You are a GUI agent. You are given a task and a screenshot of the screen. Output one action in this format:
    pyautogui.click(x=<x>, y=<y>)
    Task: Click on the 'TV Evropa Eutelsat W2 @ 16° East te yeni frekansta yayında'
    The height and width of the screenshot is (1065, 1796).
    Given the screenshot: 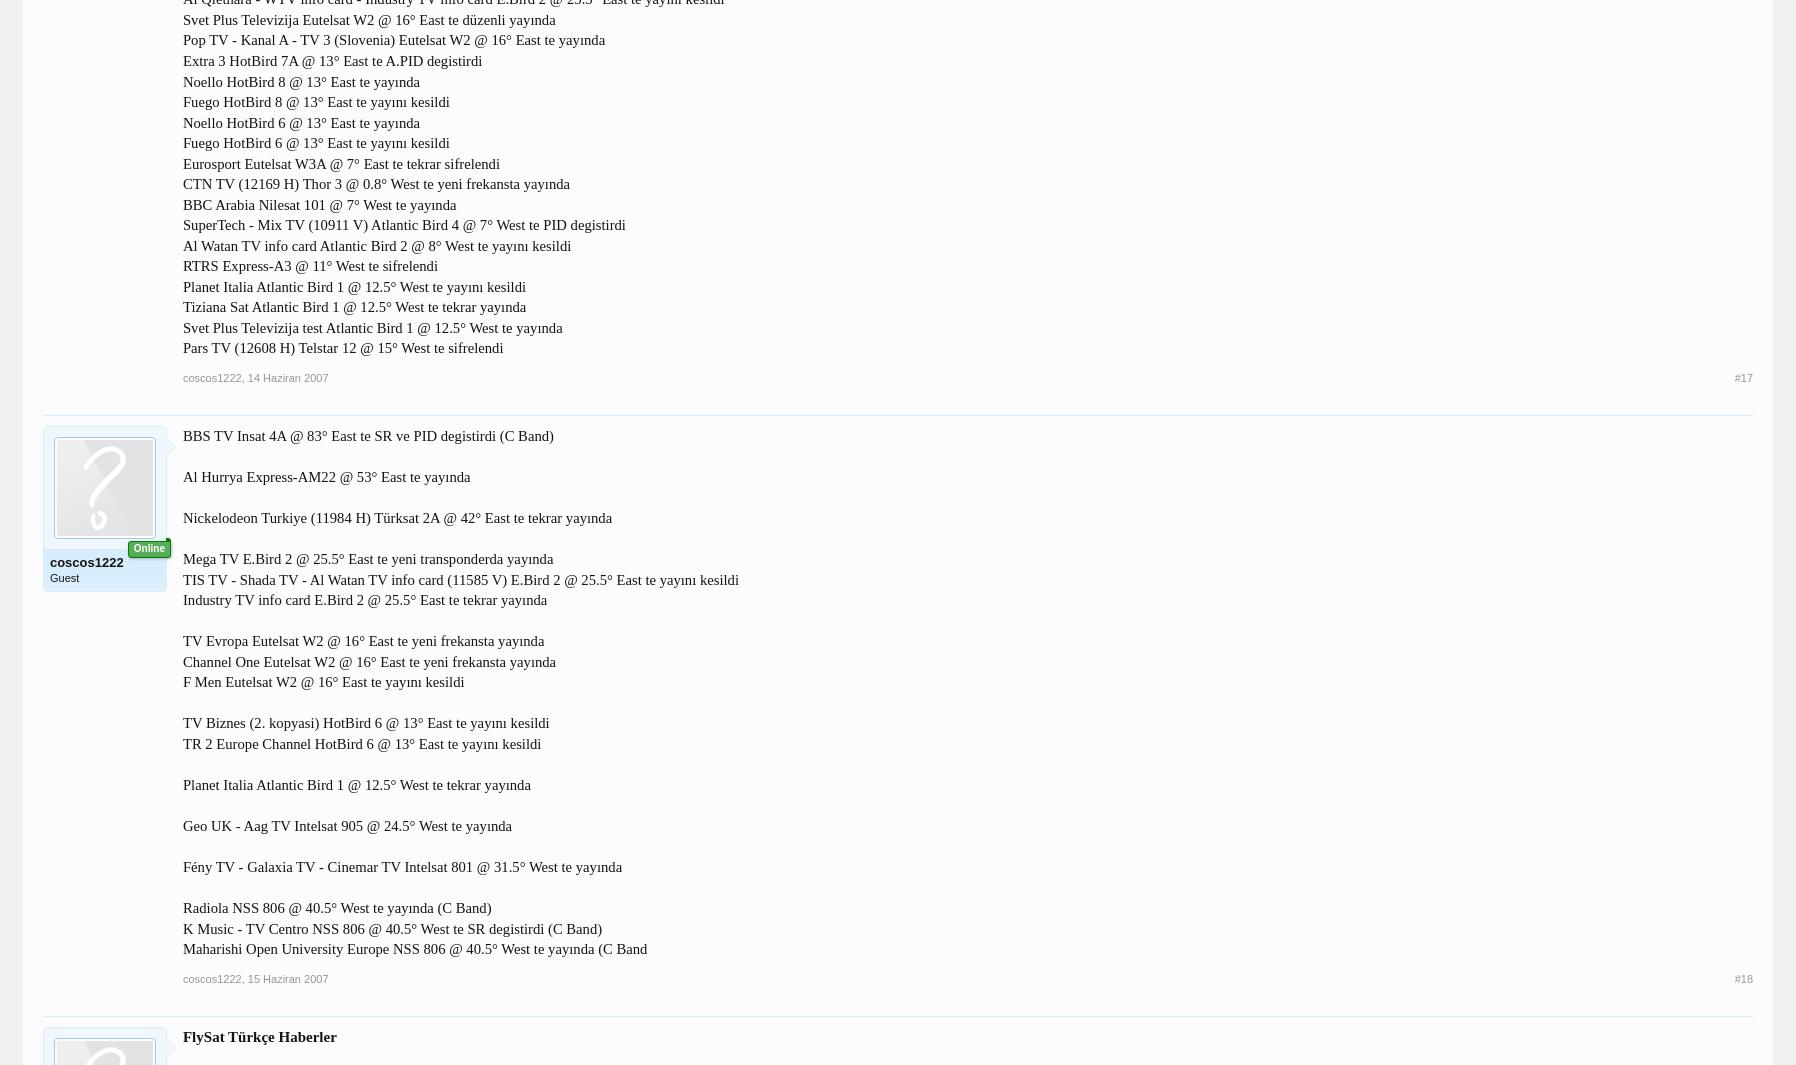 What is the action you would take?
    pyautogui.click(x=362, y=641)
    